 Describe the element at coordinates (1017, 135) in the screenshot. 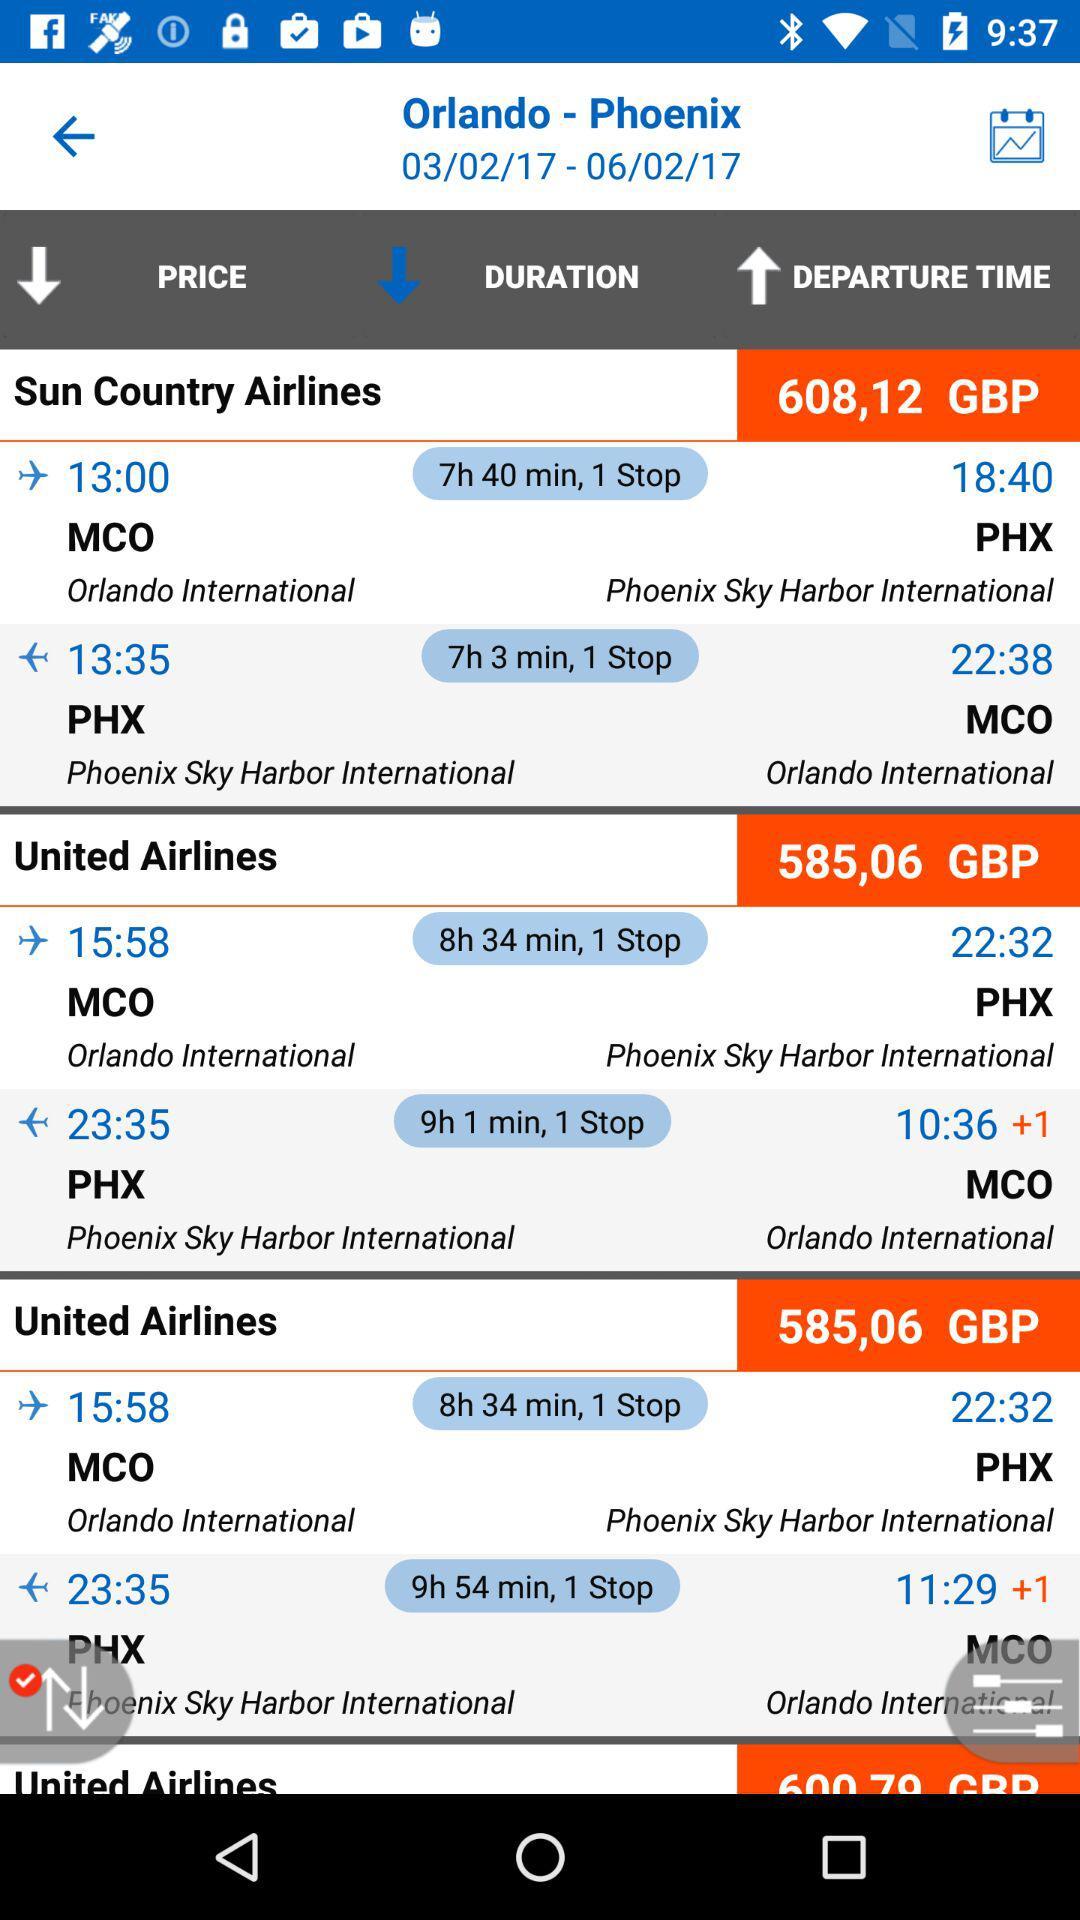

I see `the item next to the orlando - phoenix item` at that location.